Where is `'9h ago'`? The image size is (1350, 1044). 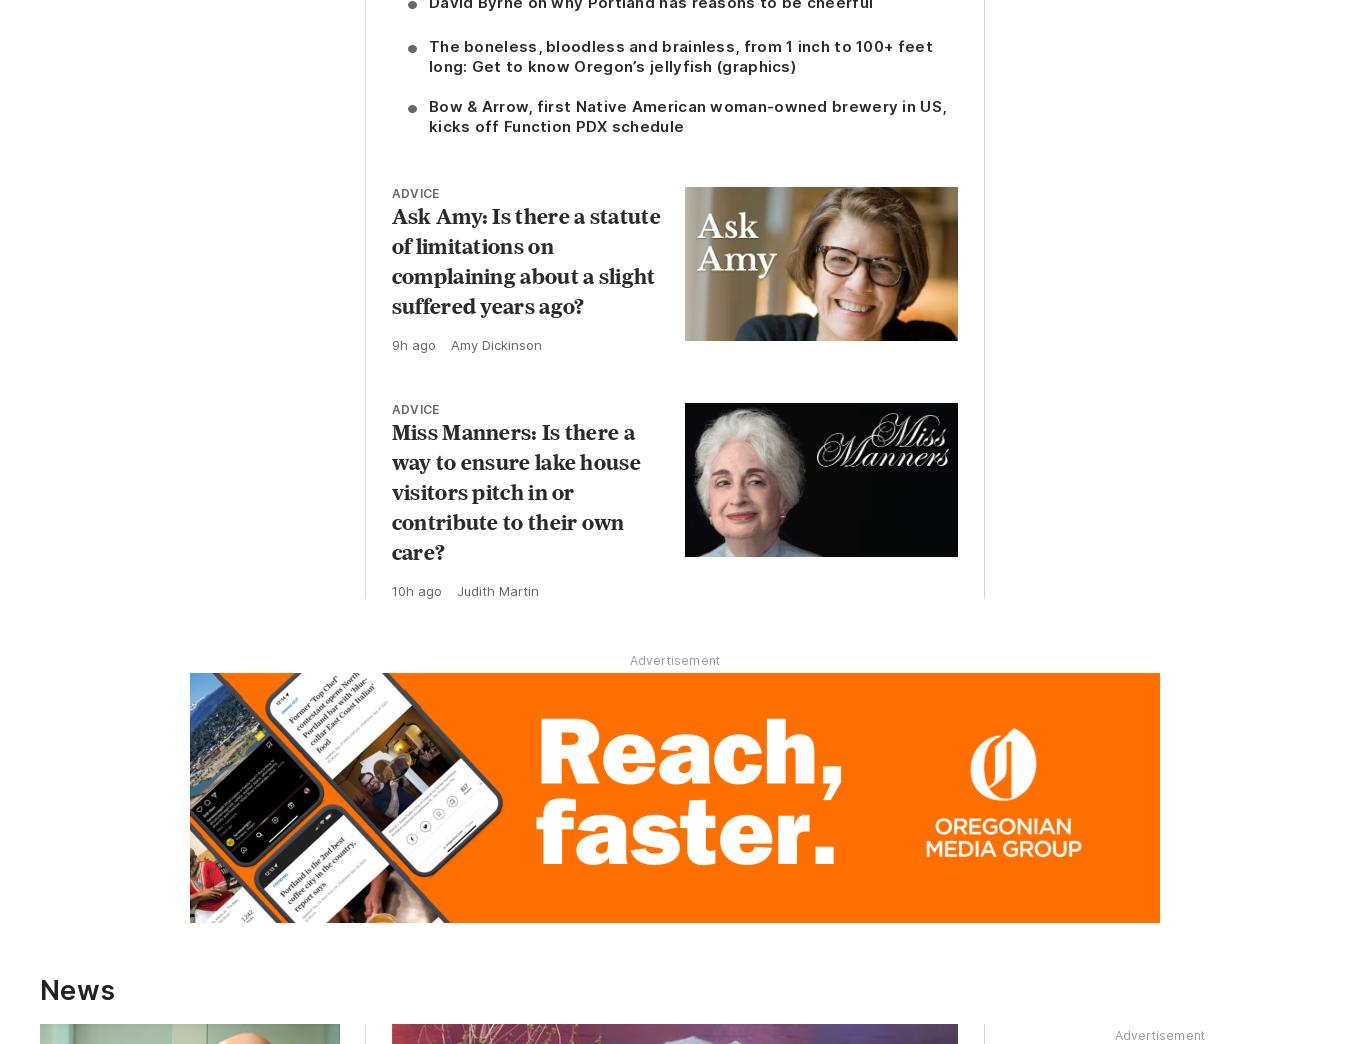
'9h ago' is located at coordinates (412, 345).